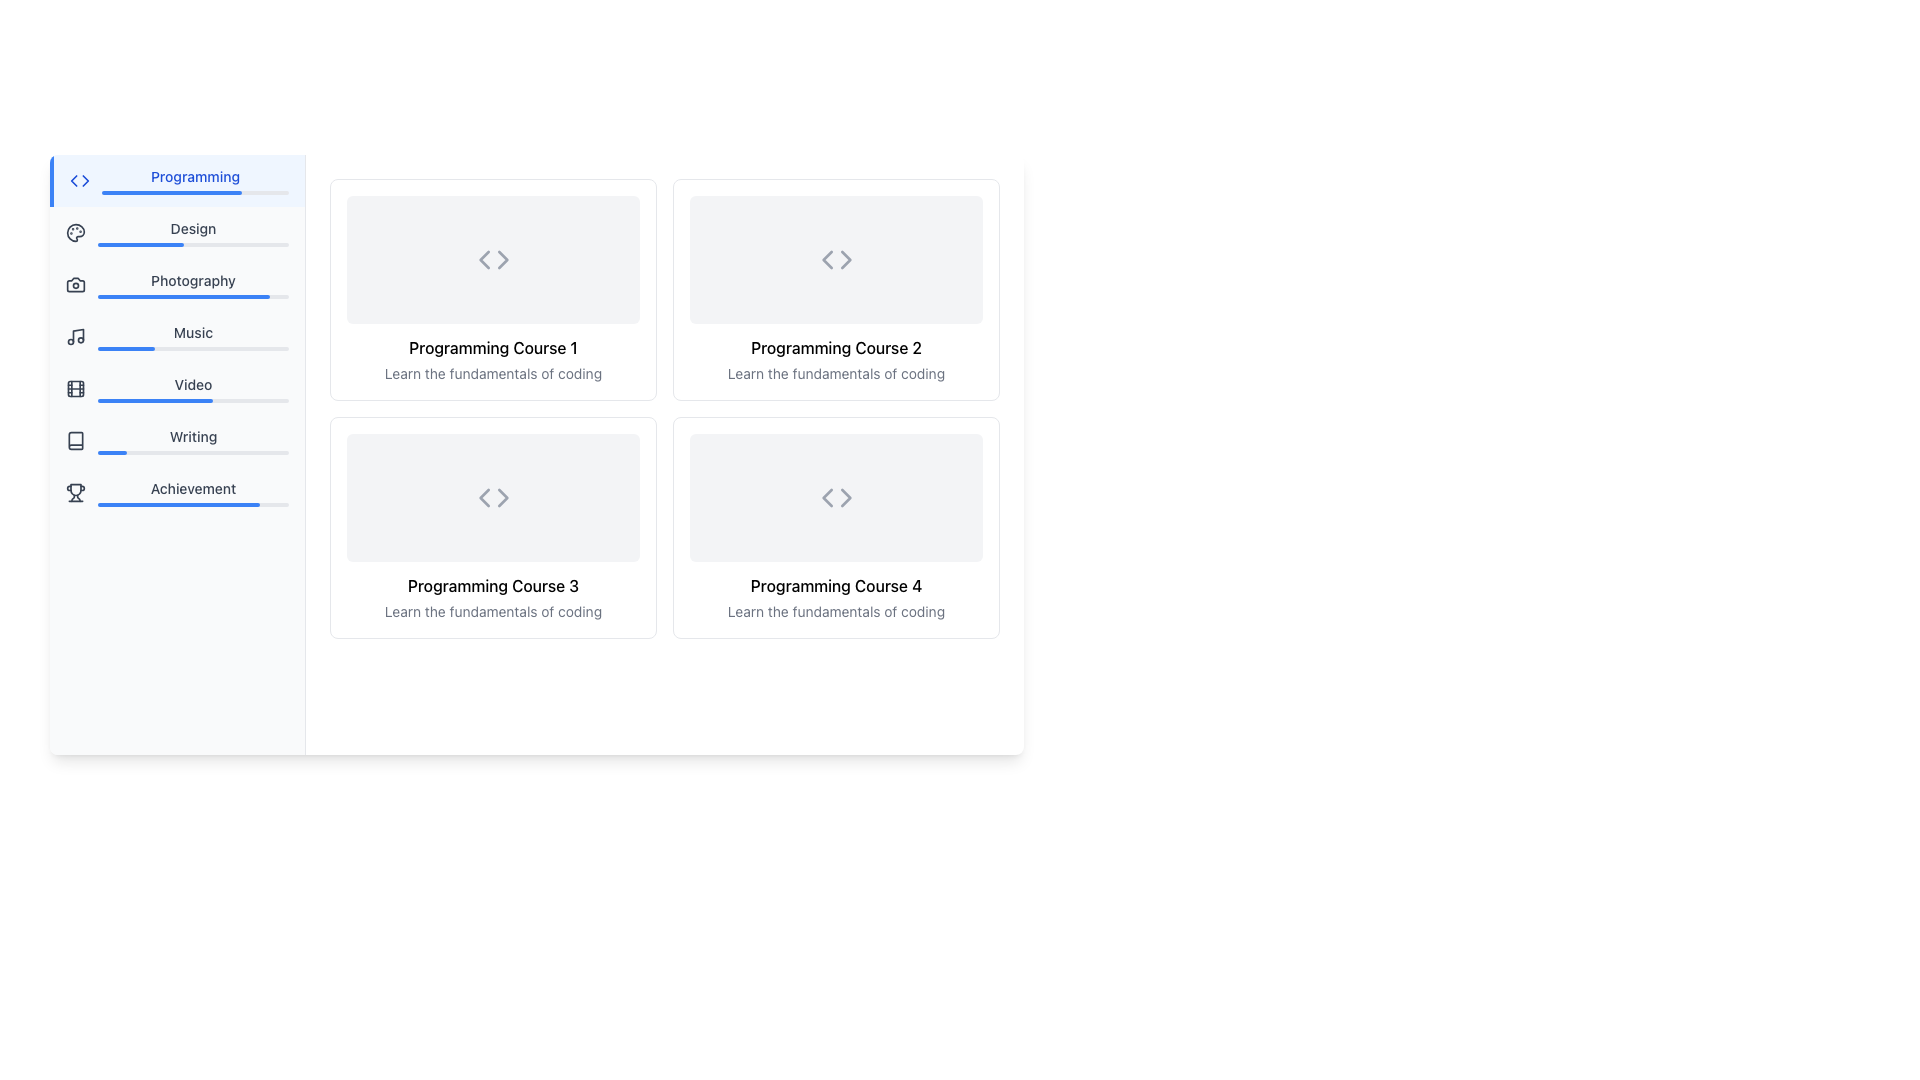 This screenshot has width=1920, height=1080. What do you see at coordinates (179, 504) in the screenshot?
I see `the blue progress bar segment that is centrally aligned within the horizontal progress bar below the 'Achievement' label` at bounding box center [179, 504].